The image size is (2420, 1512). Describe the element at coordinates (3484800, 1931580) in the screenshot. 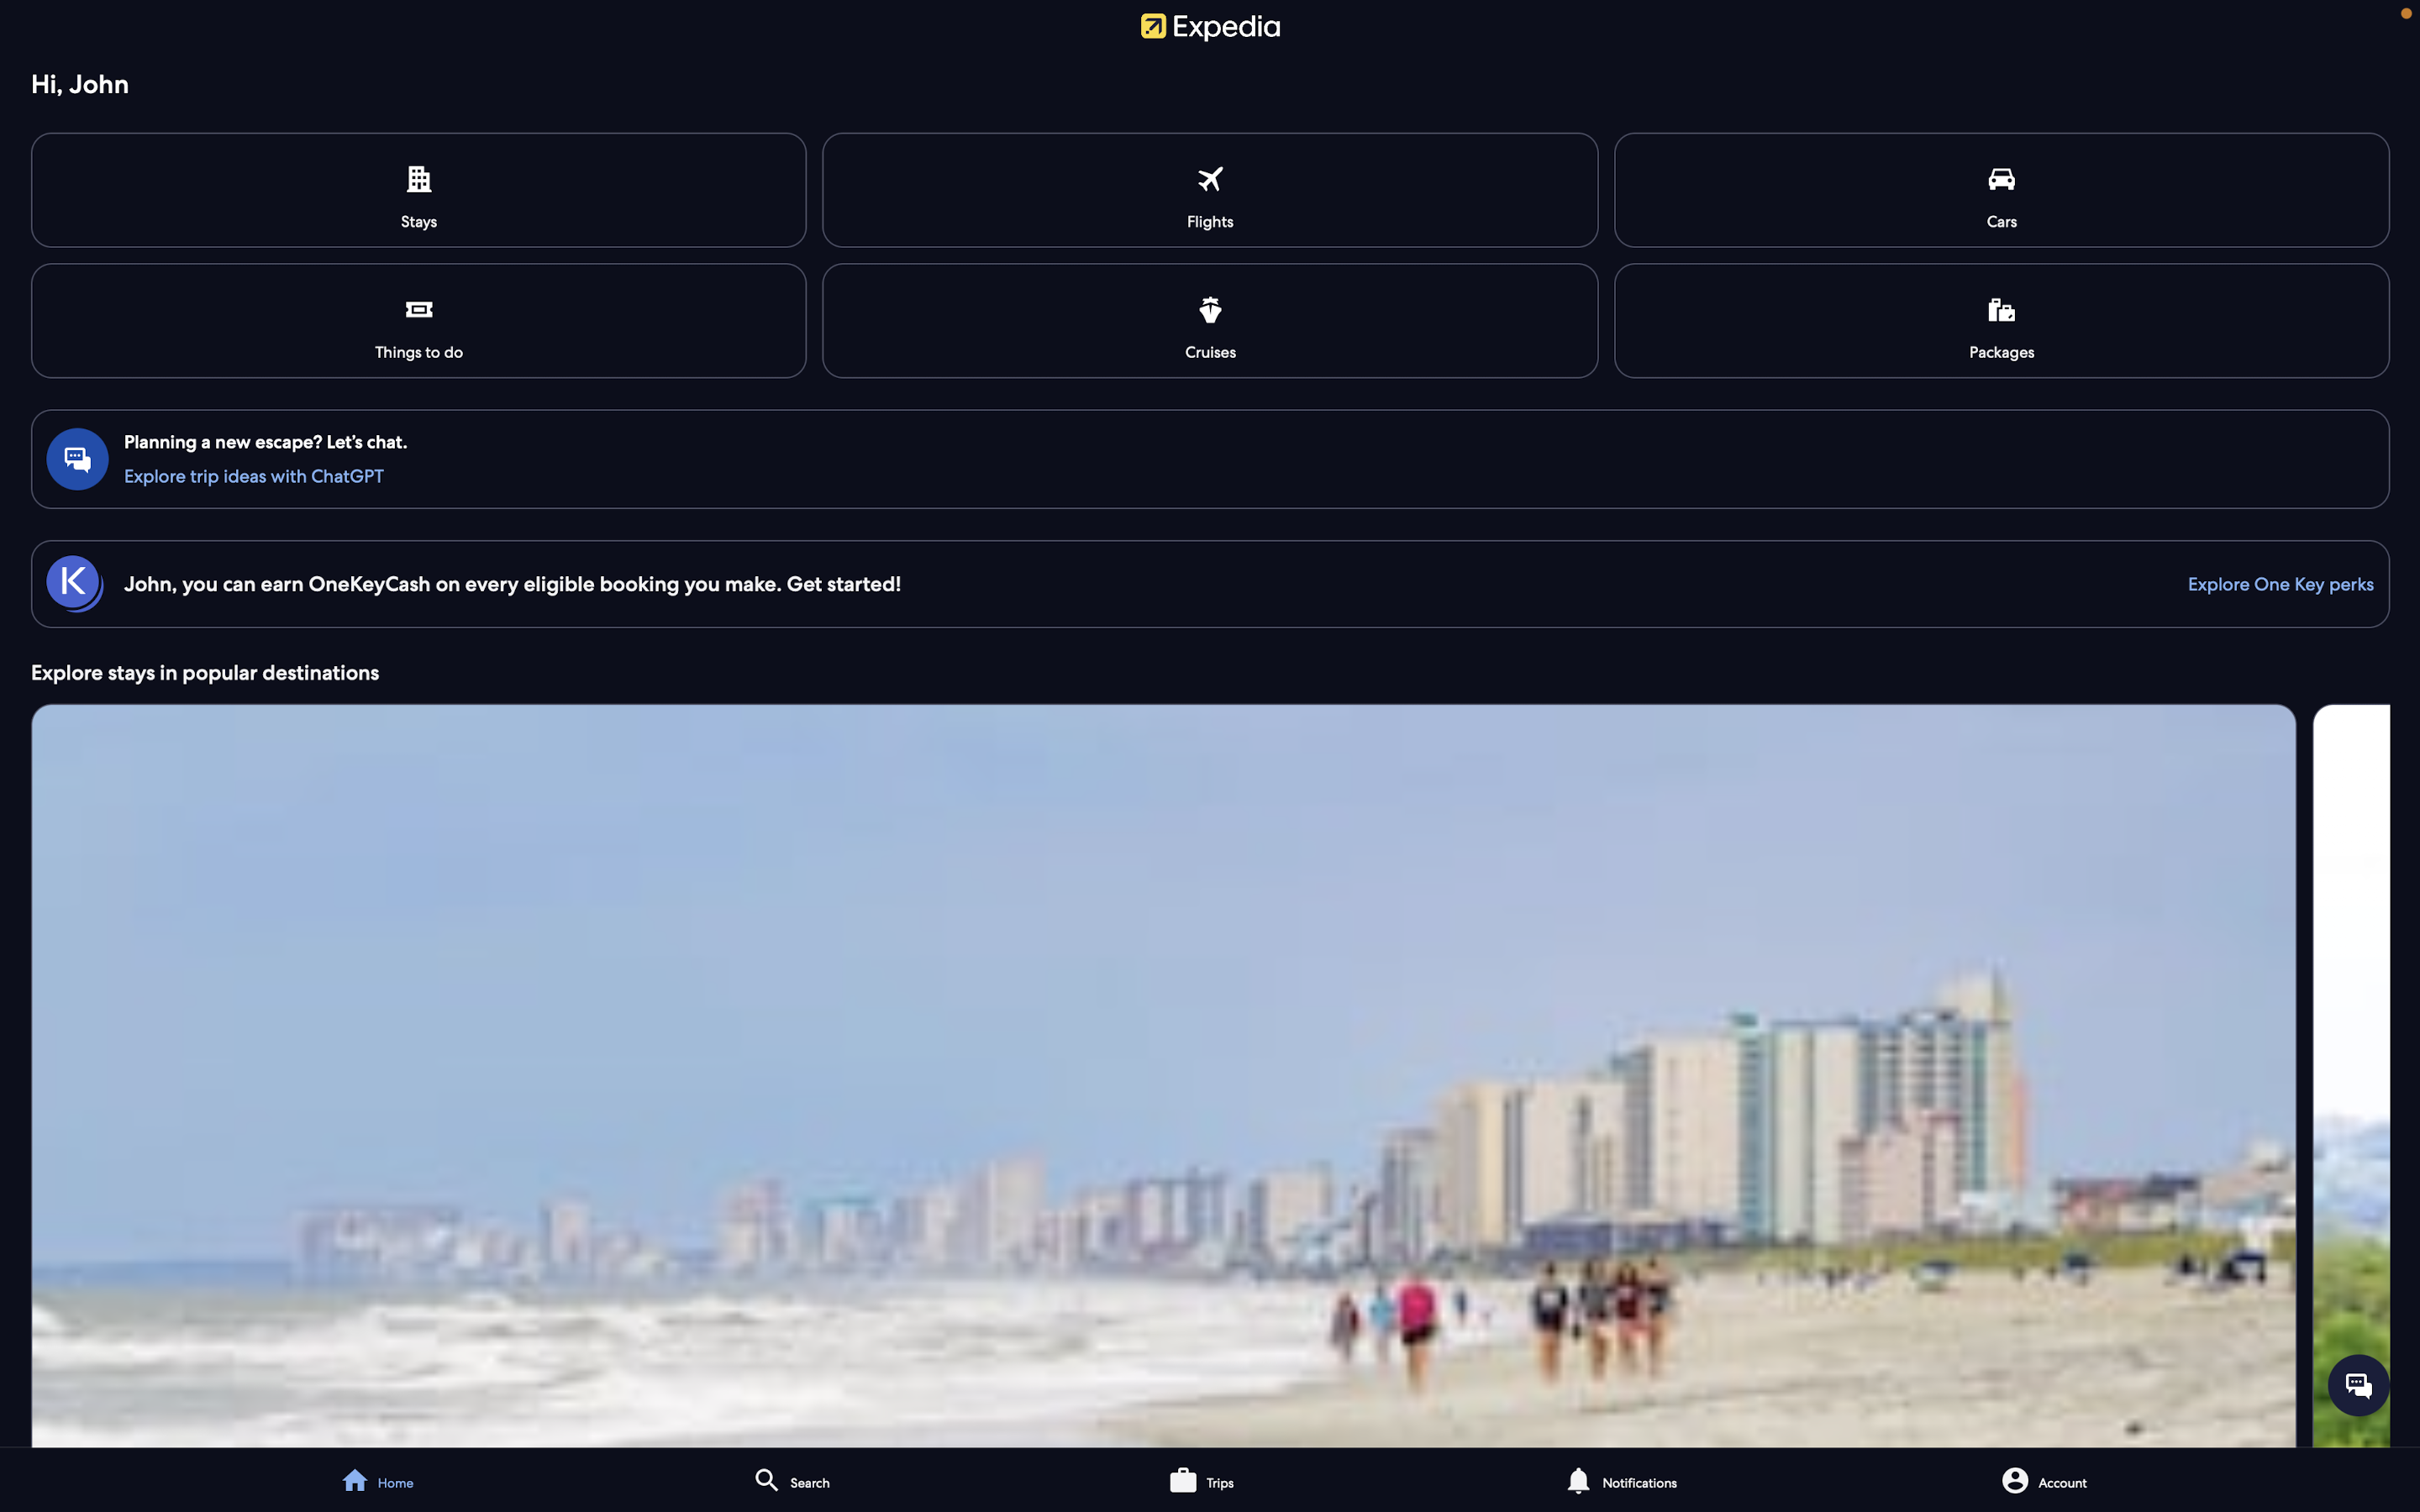

I see `Scroll through the "explore stays" section` at that location.